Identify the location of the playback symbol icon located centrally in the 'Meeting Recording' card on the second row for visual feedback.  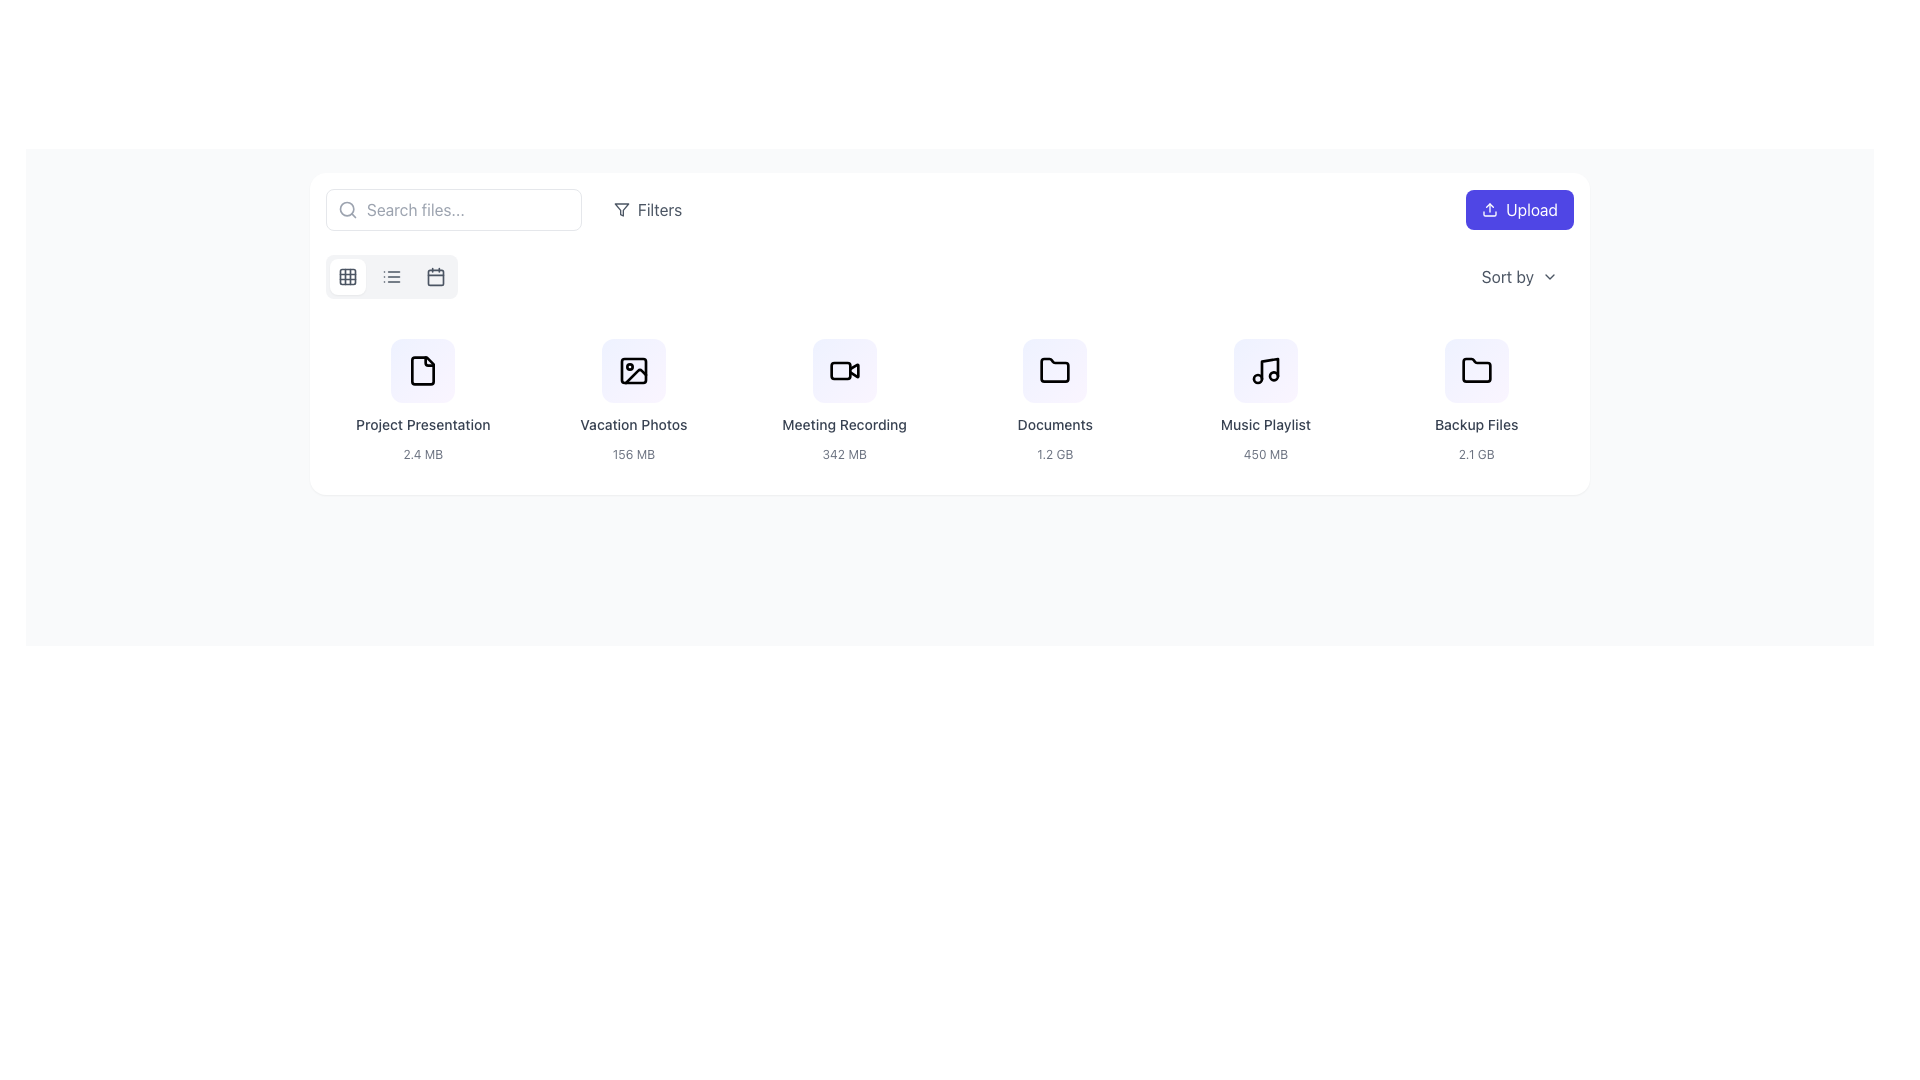
(854, 370).